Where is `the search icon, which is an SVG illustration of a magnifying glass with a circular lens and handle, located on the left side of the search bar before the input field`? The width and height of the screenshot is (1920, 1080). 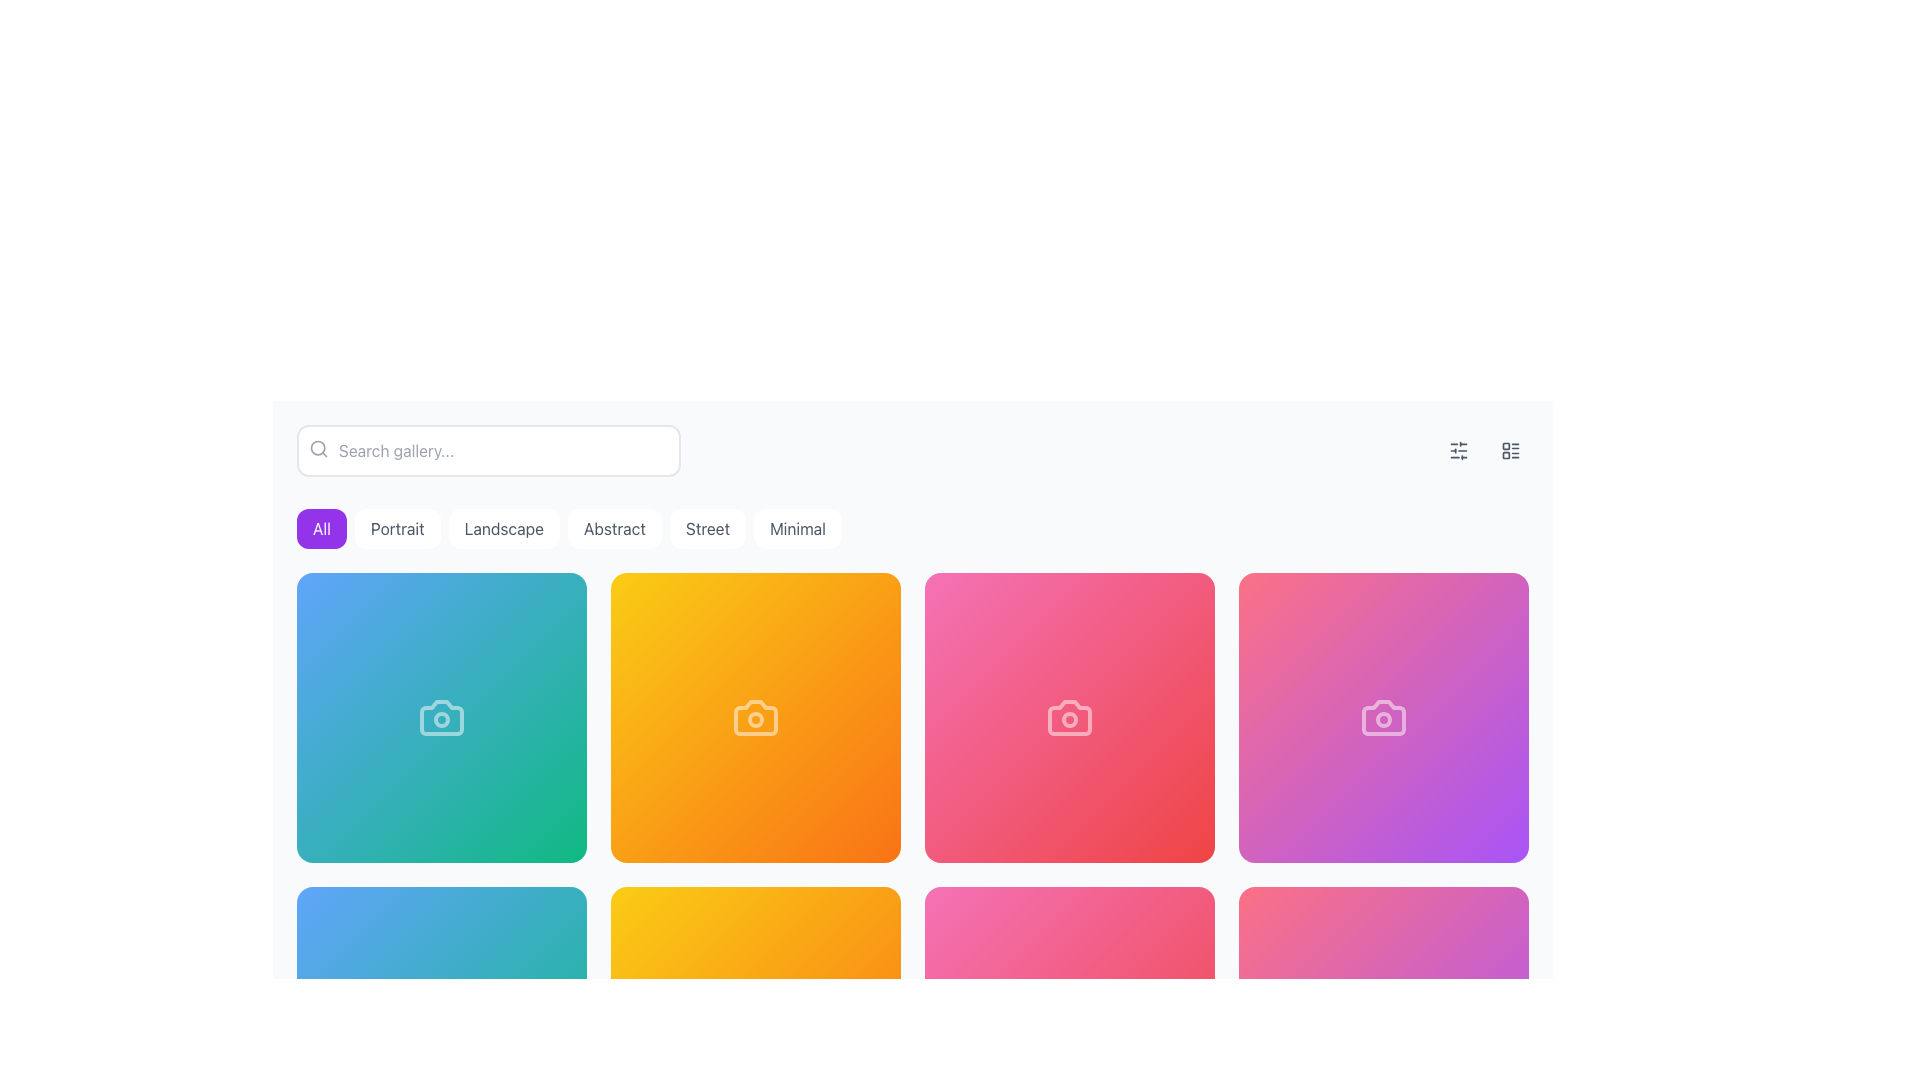
the search icon, which is an SVG illustration of a magnifying glass with a circular lens and handle, located on the left side of the search bar before the input field is located at coordinates (317, 447).